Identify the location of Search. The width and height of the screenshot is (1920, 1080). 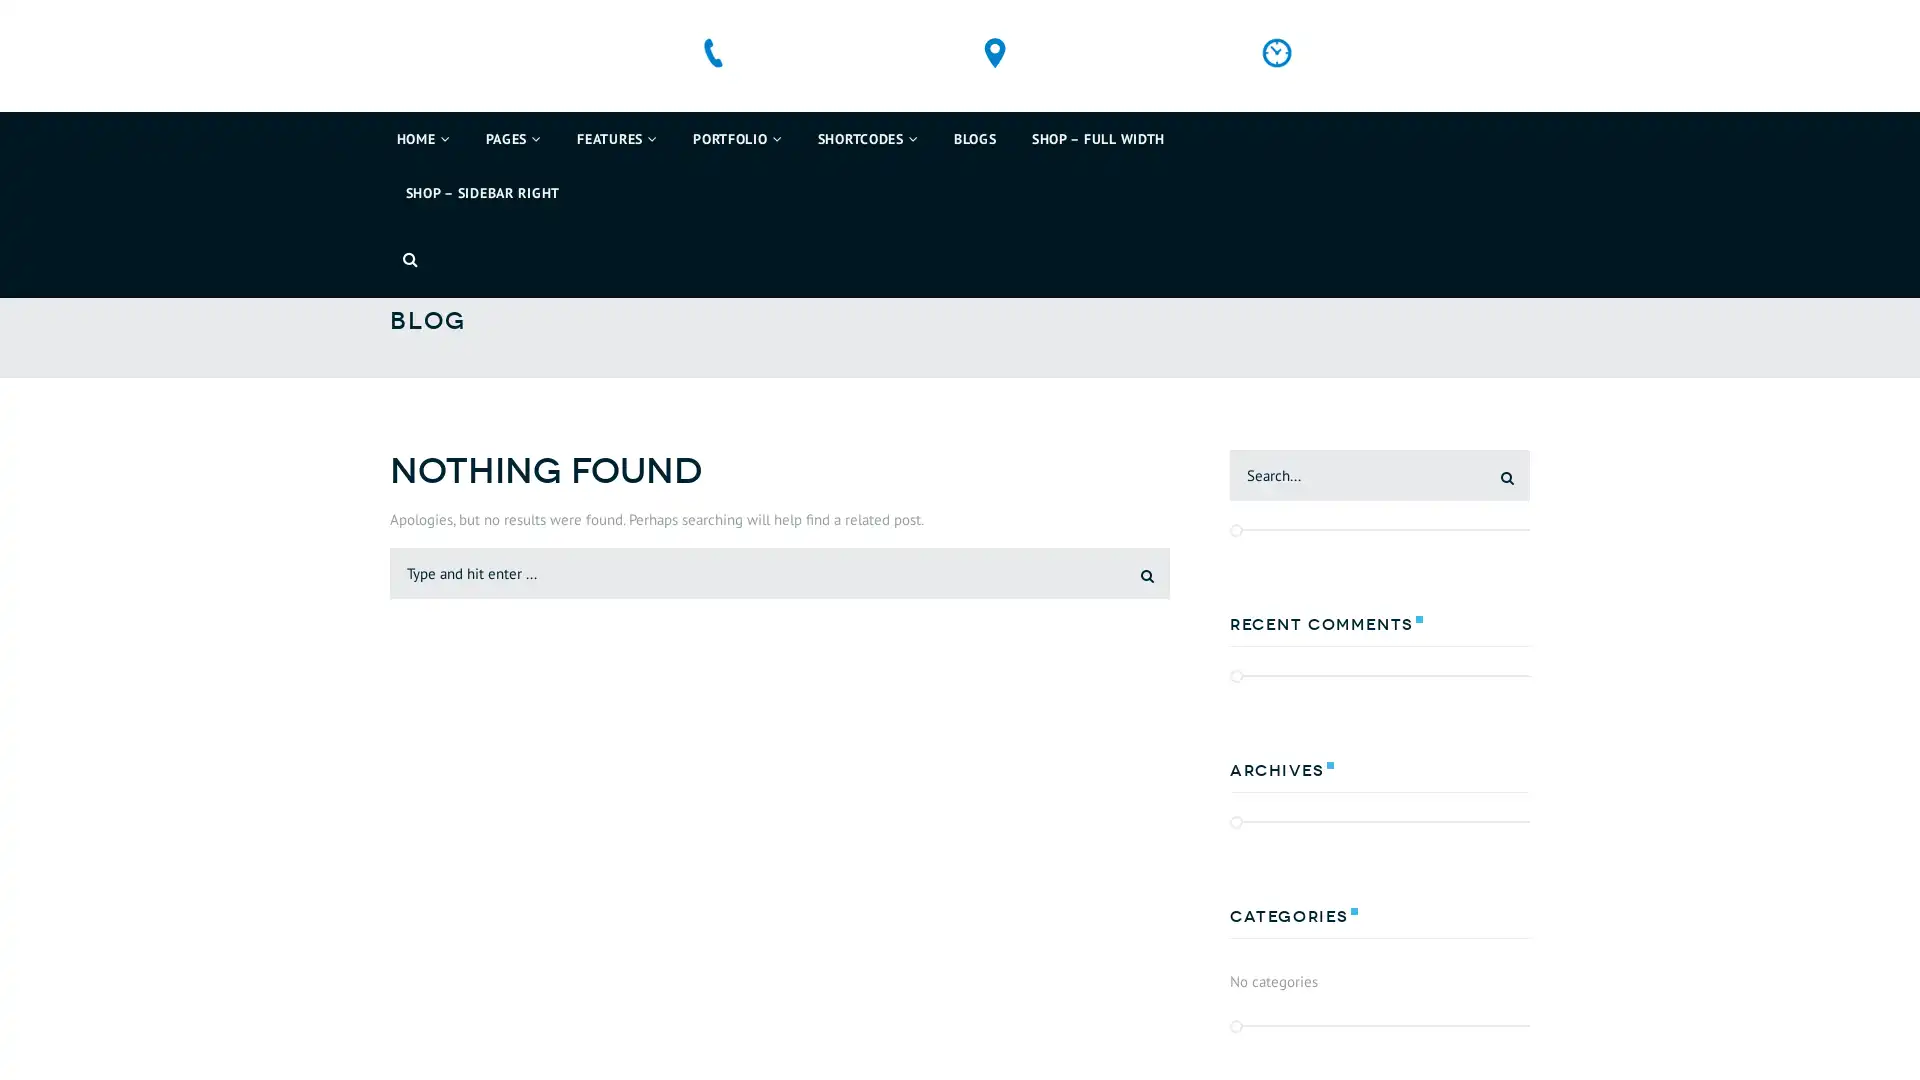
(1132, 616).